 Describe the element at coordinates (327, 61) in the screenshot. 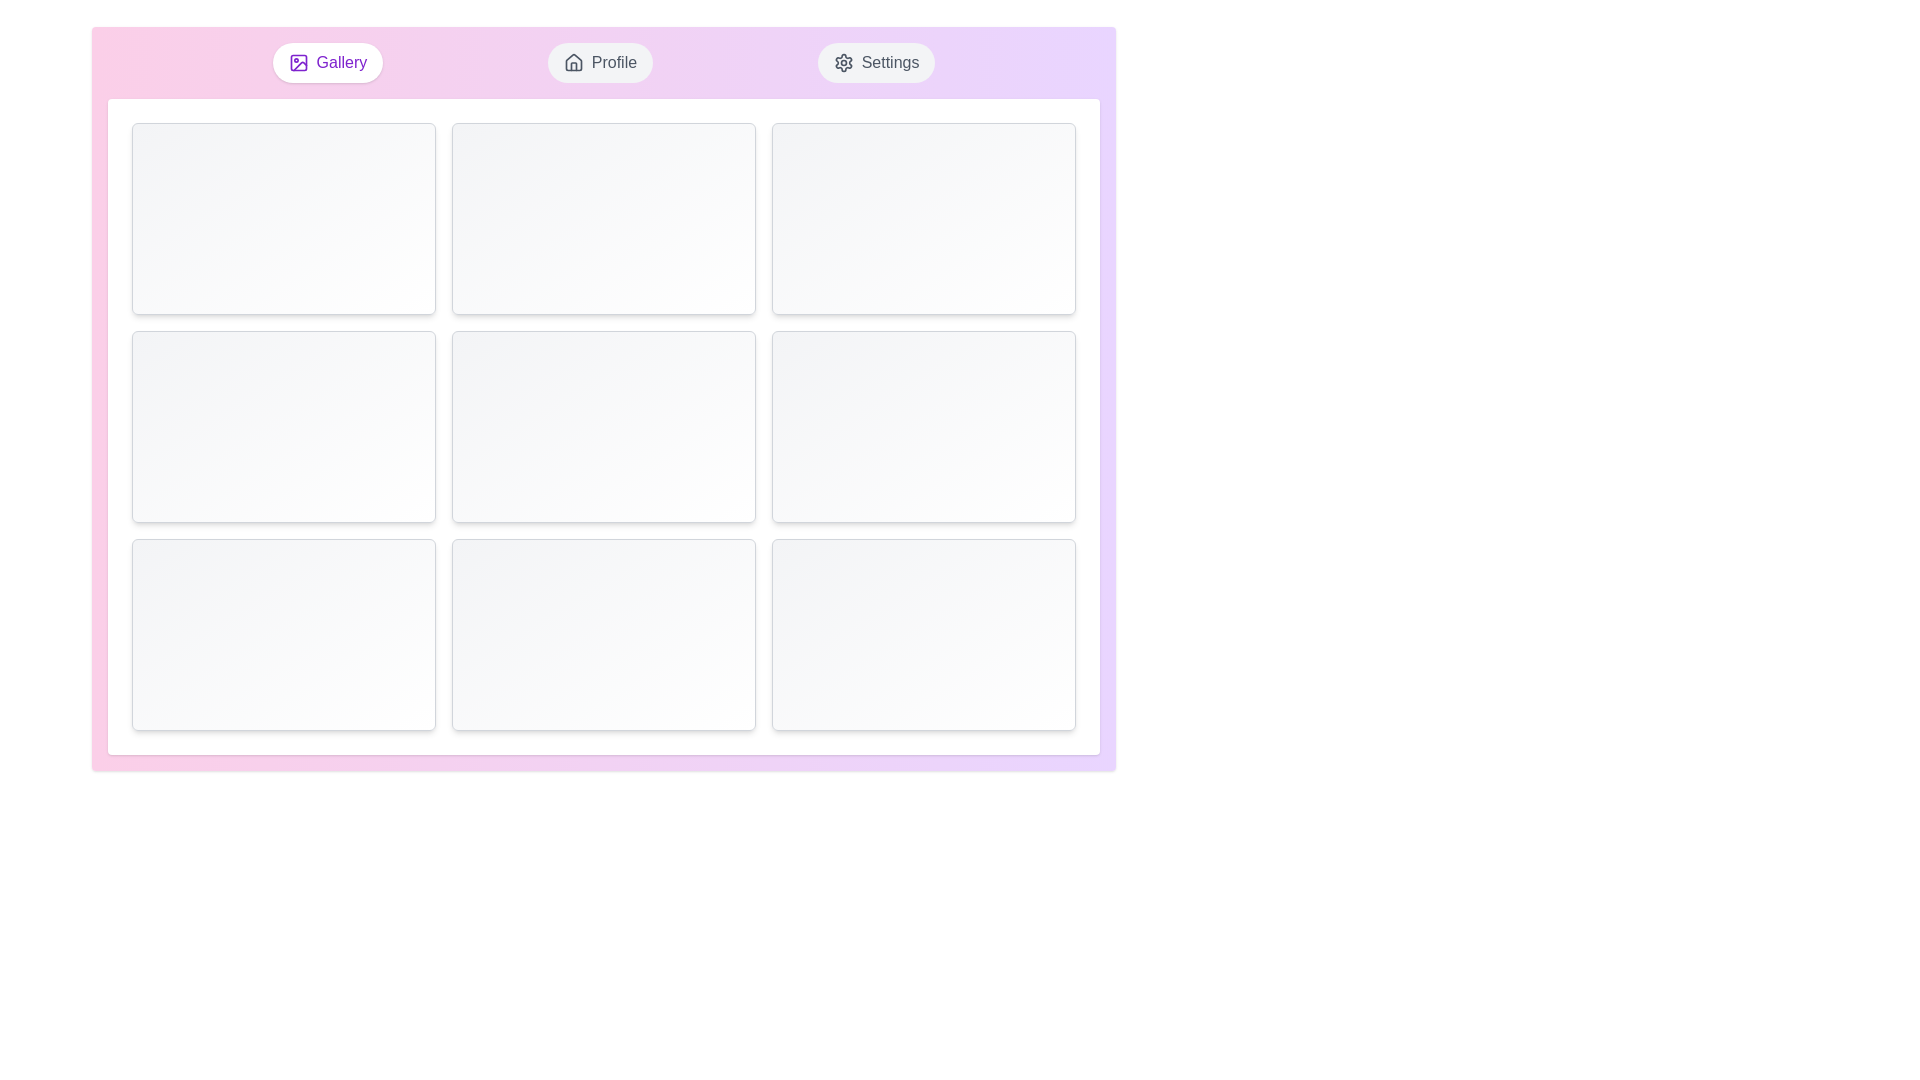

I see `the Gallery tab by clicking its button` at that location.